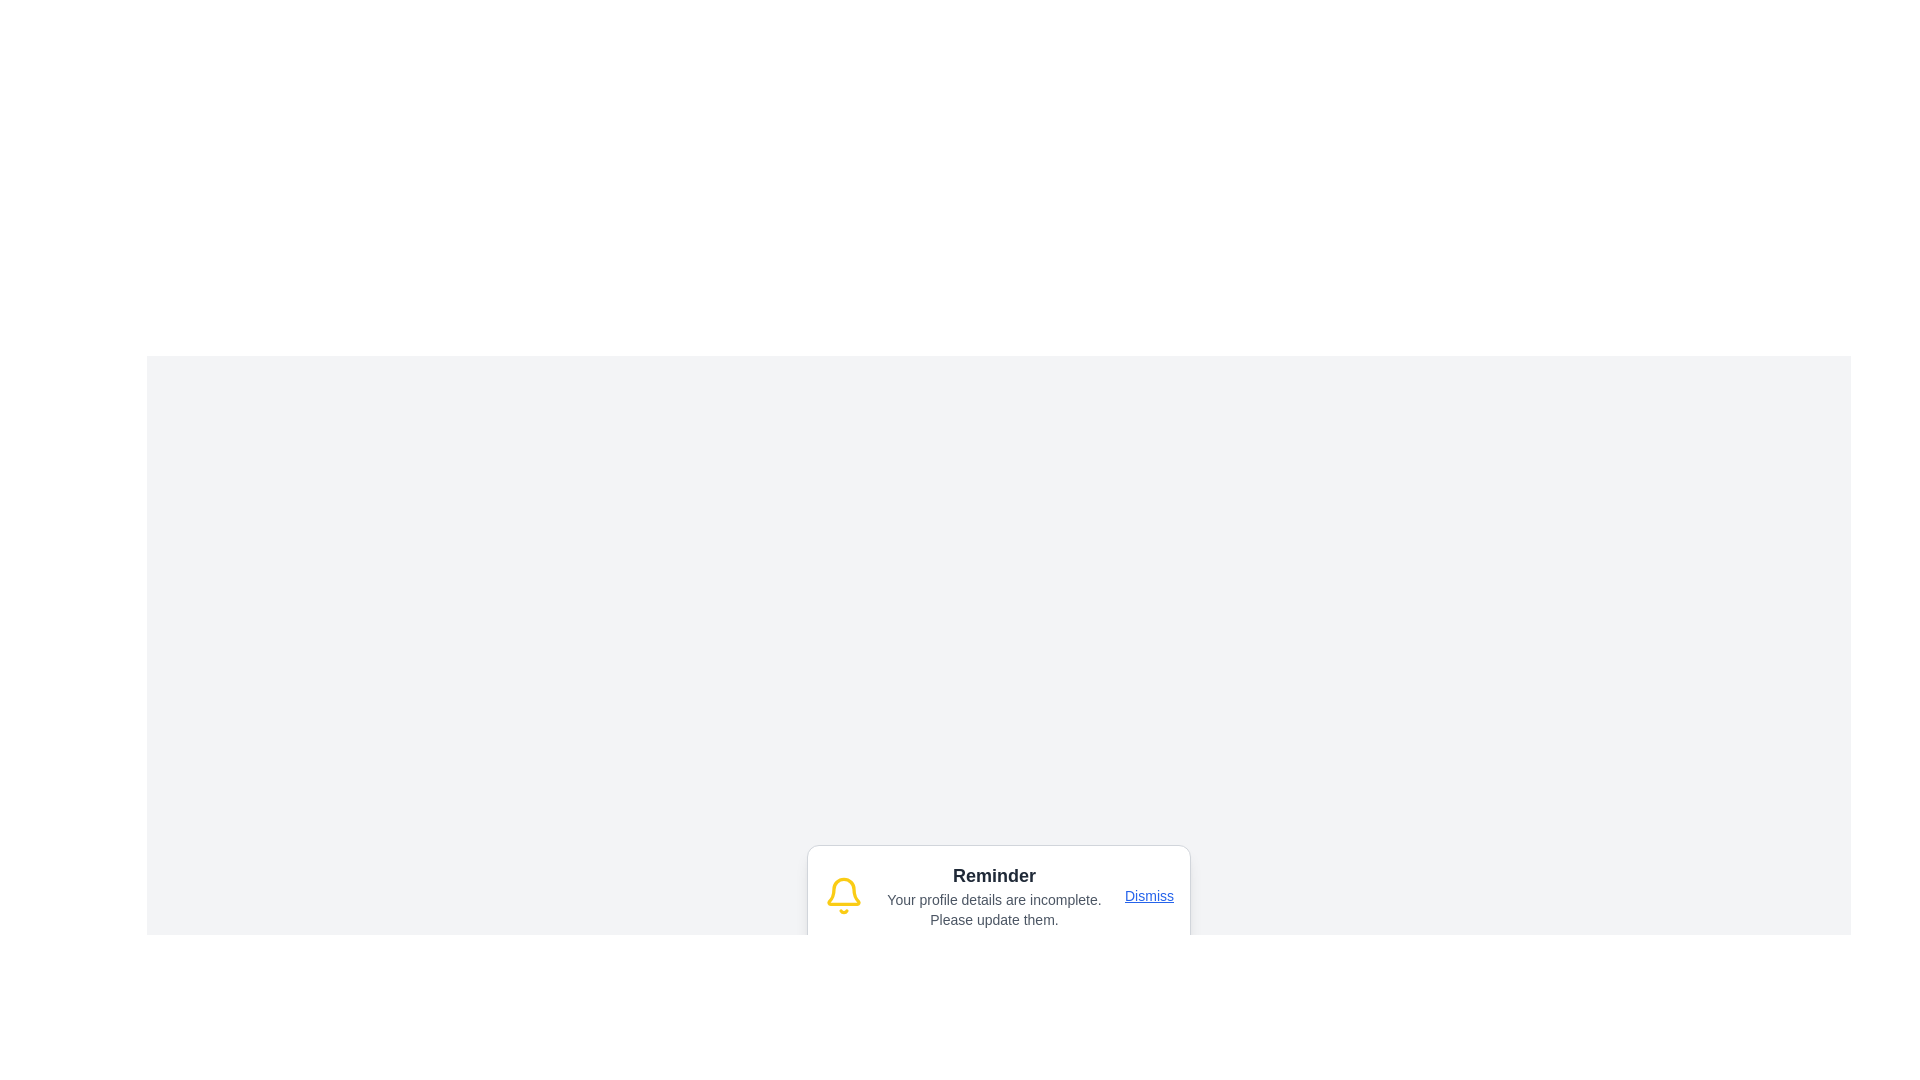 The image size is (1920, 1080). I want to click on the hyperlink located at the upper-right corner of the notification card, so click(1149, 894).